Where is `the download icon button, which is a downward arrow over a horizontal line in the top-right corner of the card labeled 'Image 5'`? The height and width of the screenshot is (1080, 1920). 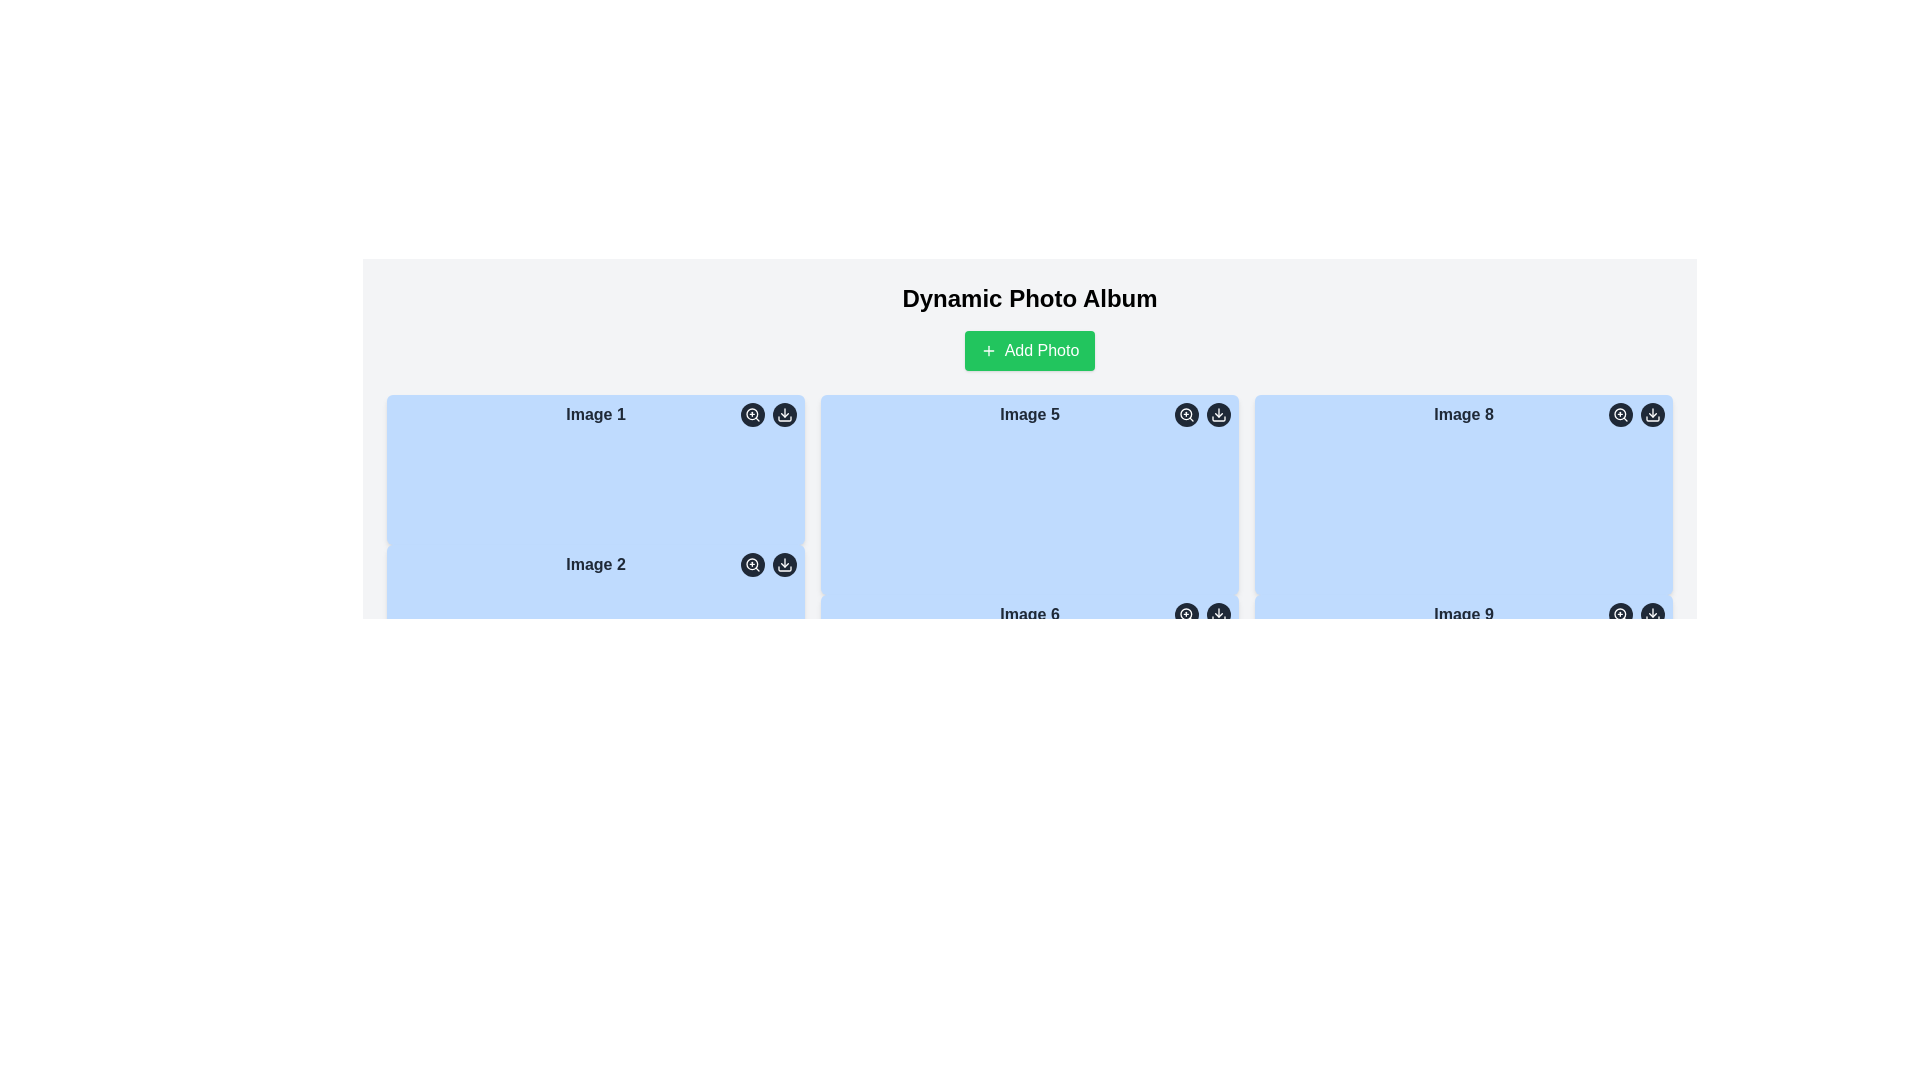
the download icon button, which is a downward arrow over a horizontal line in the top-right corner of the card labeled 'Image 5' is located at coordinates (1218, 414).